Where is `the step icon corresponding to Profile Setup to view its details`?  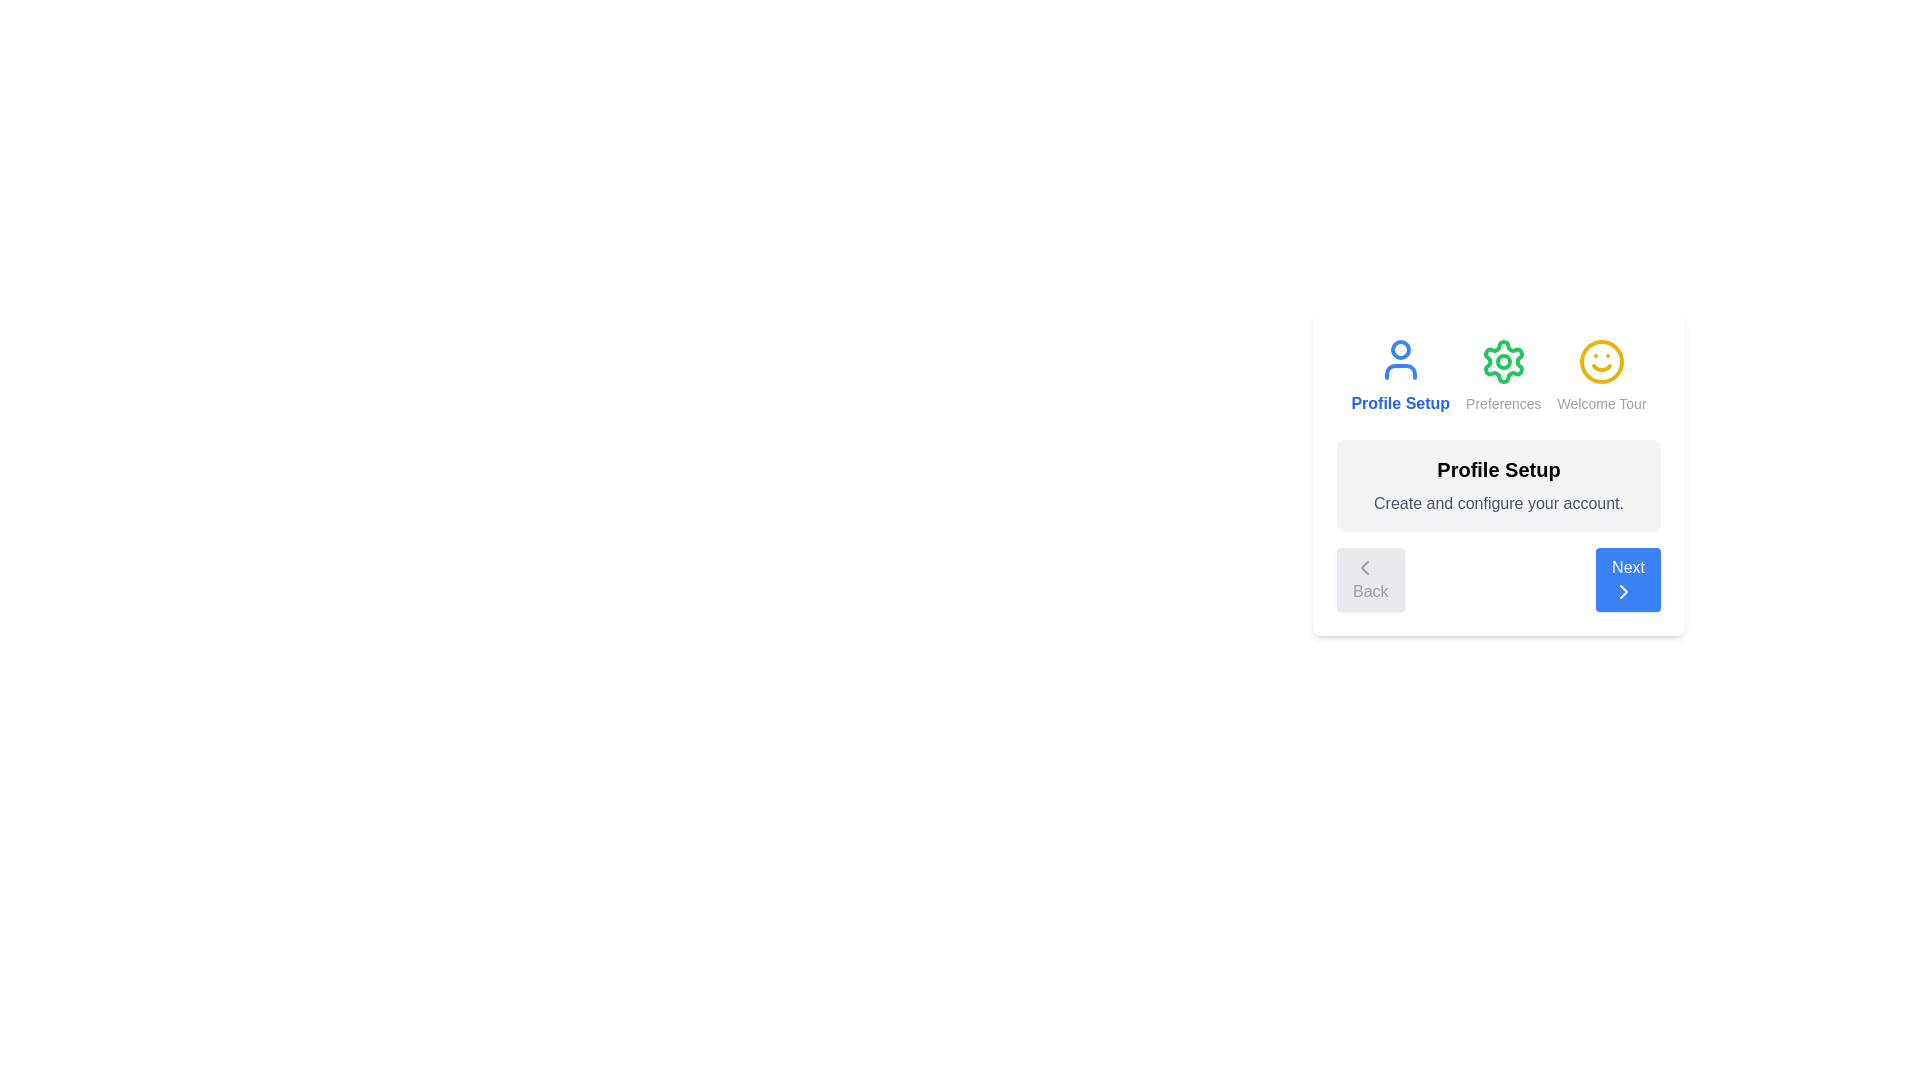
the step icon corresponding to Profile Setup to view its details is located at coordinates (1399, 375).